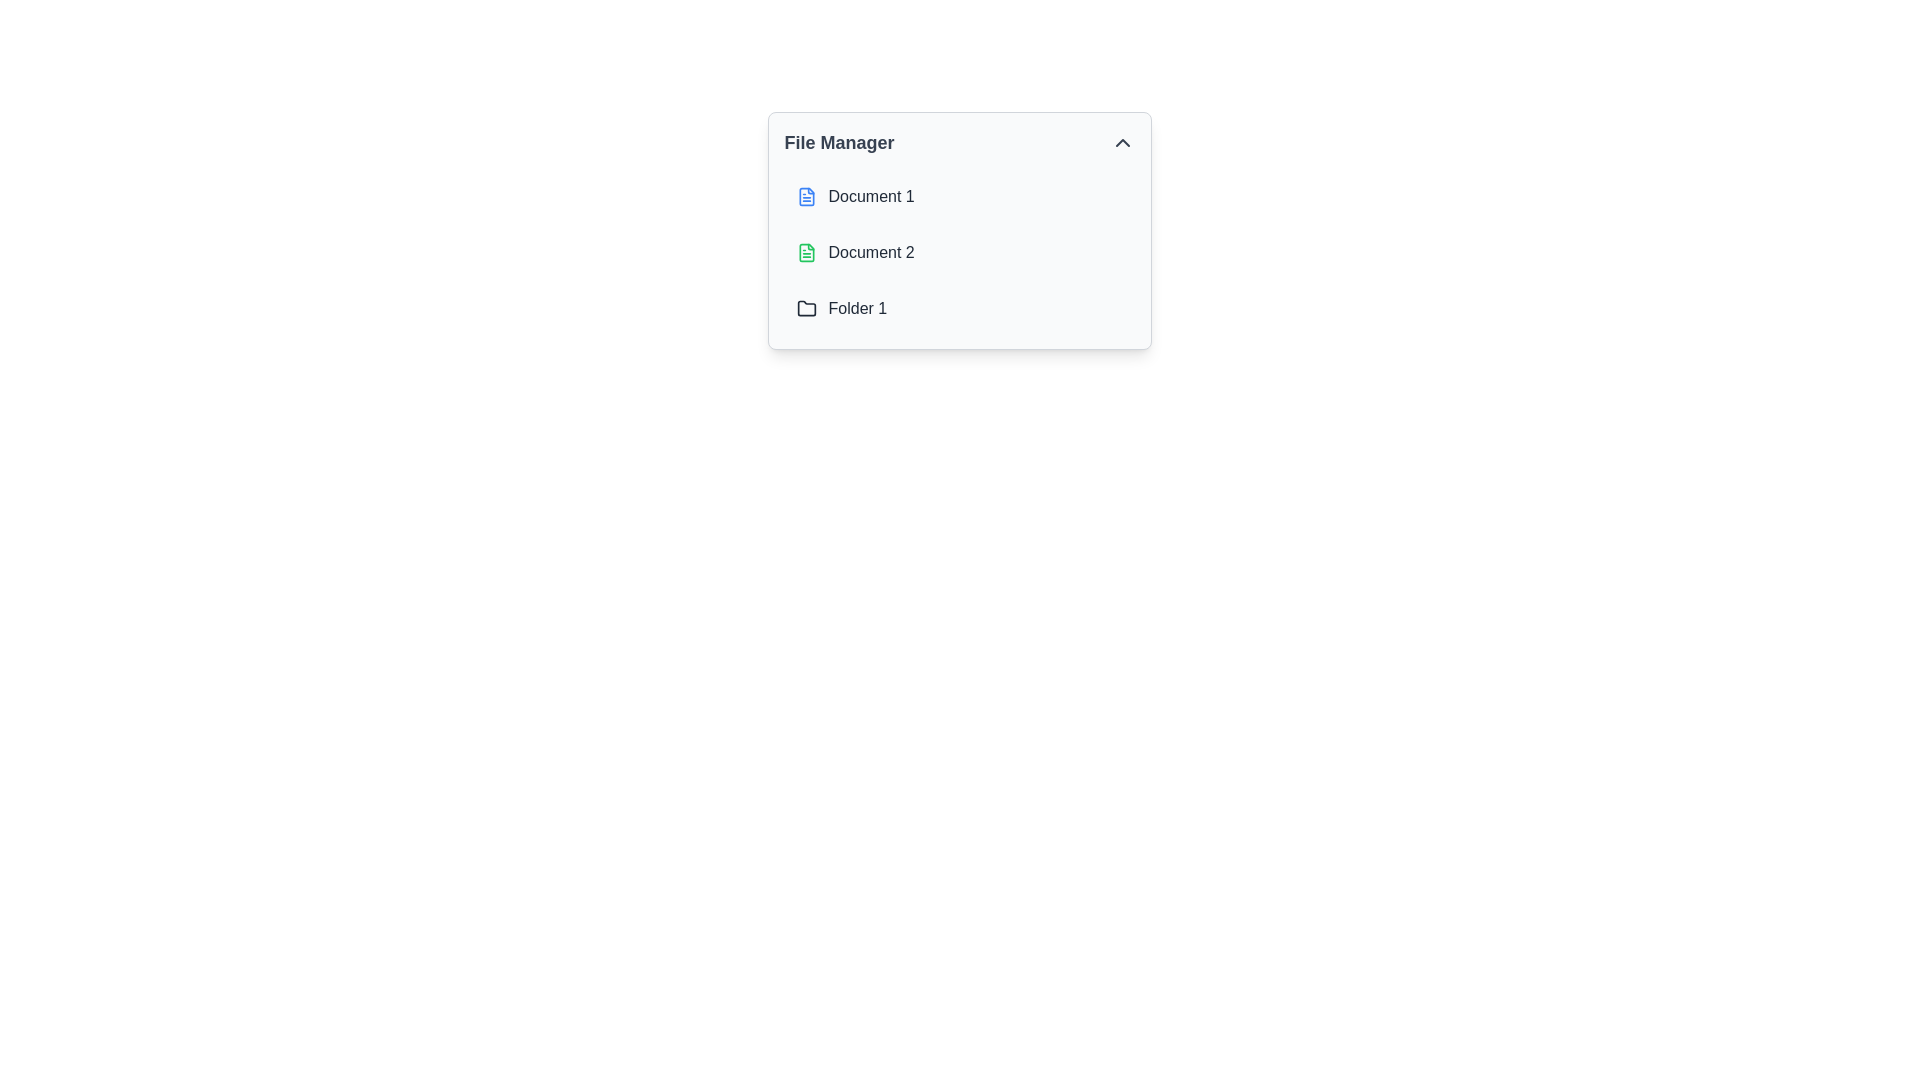 The width and height of the screenshot is (1920, 1080). I want to click on the selectable list item labeled 'Document 2', so click(958, 252).